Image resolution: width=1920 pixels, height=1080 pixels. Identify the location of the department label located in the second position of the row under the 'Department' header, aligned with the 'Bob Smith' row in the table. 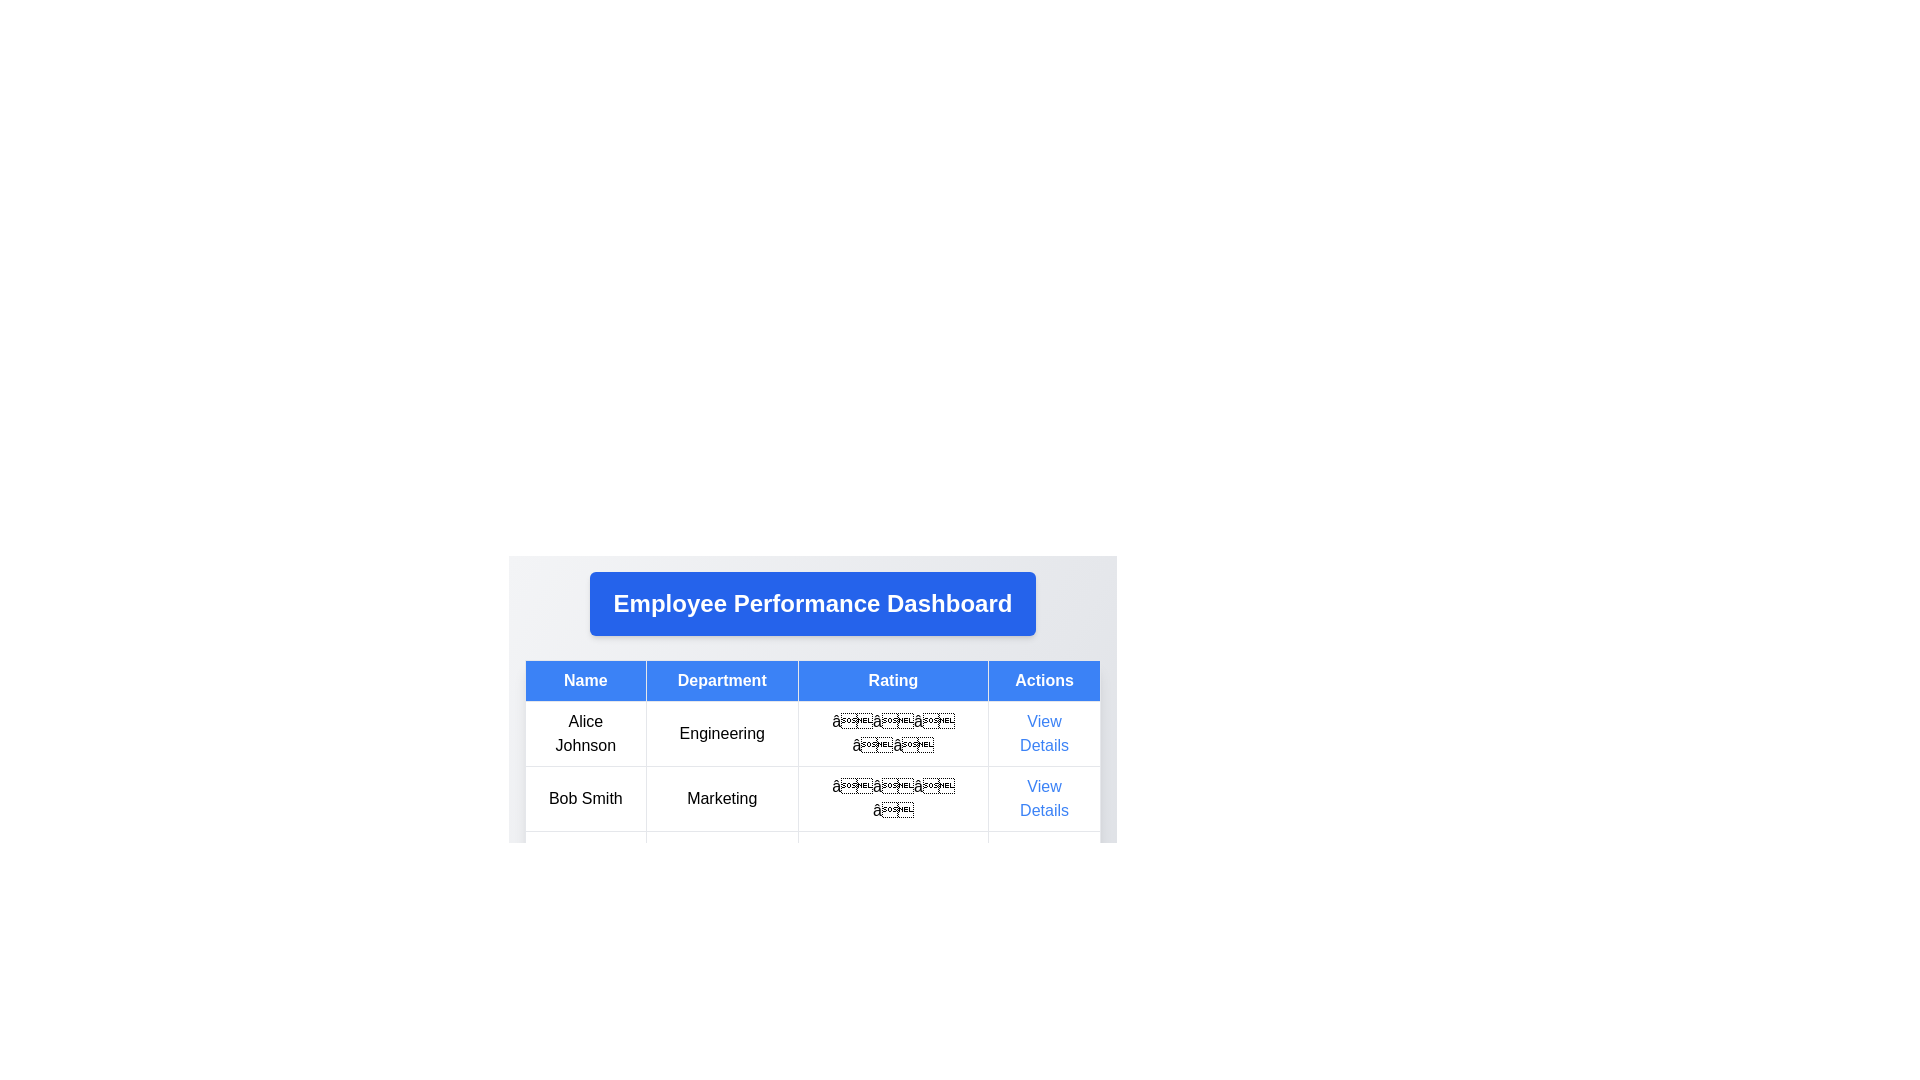
(721, 797).